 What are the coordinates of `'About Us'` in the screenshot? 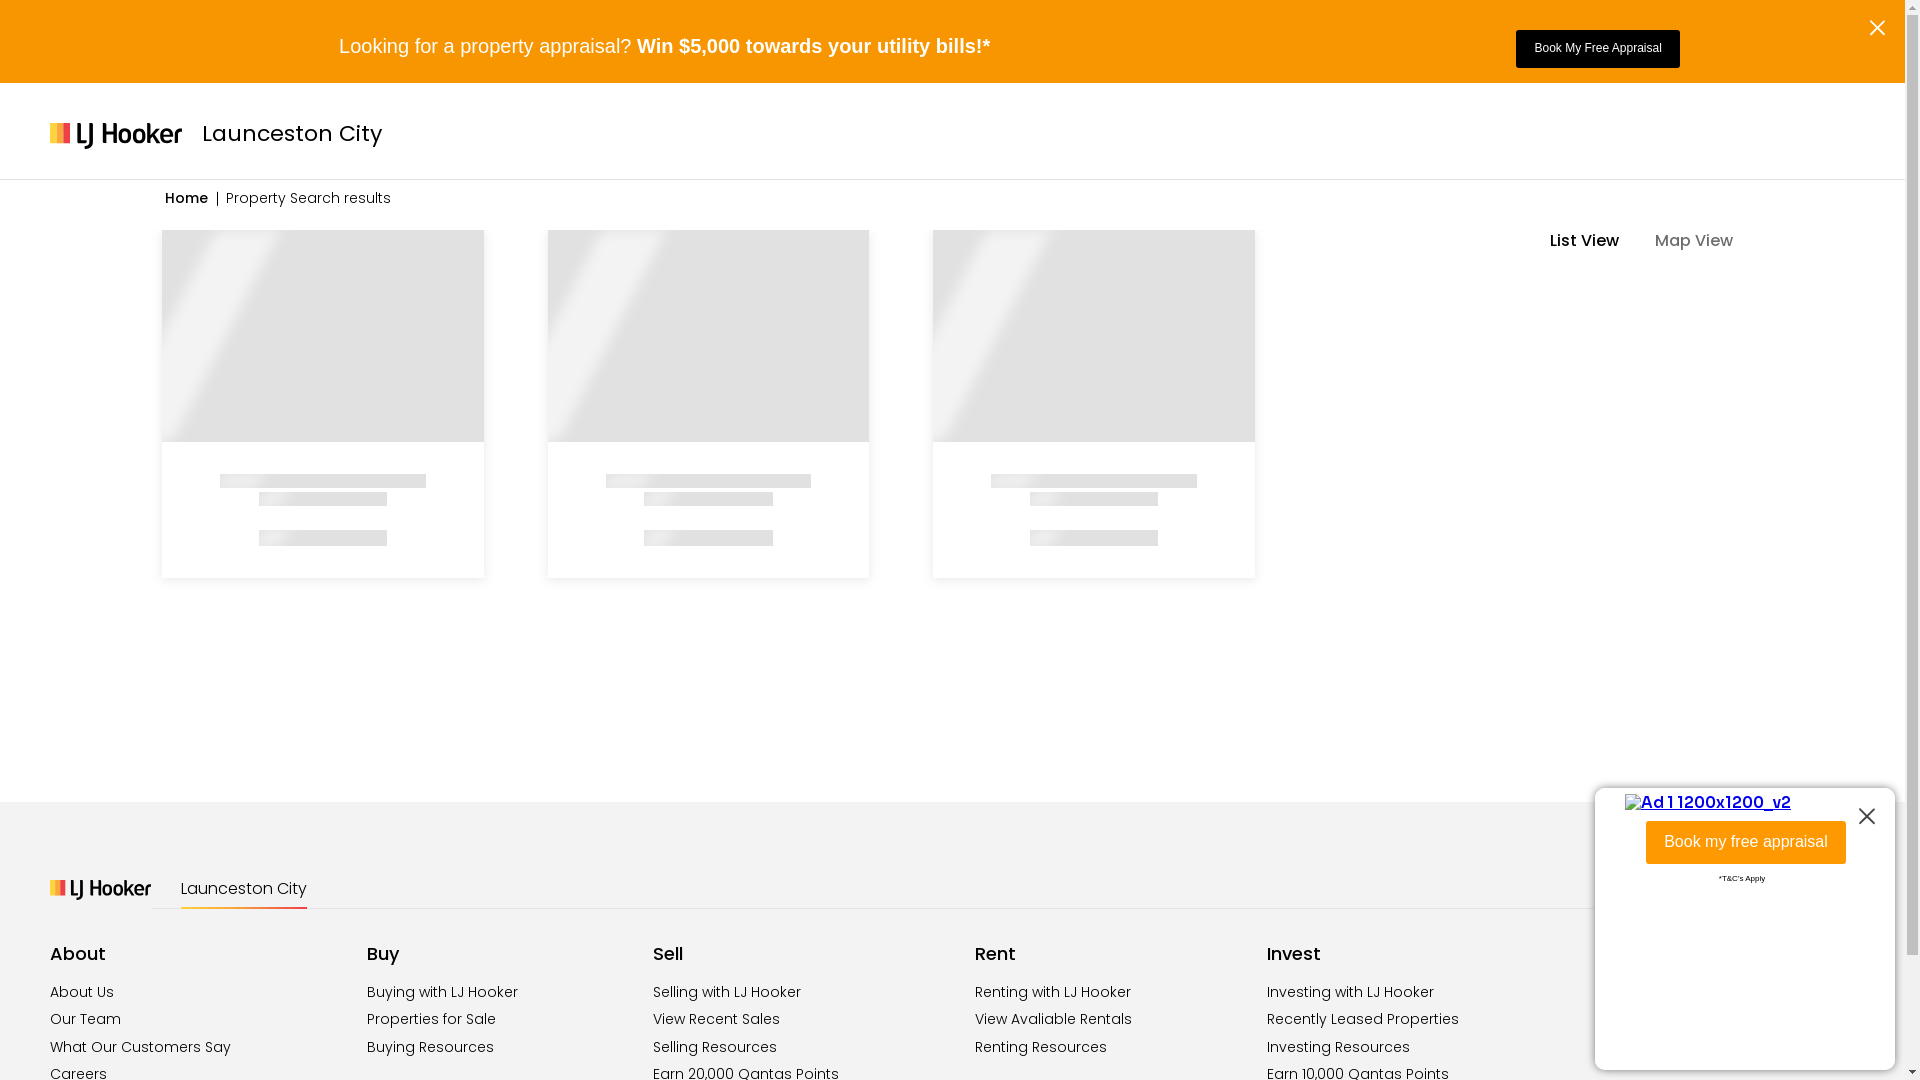 It's located at (80, 991).